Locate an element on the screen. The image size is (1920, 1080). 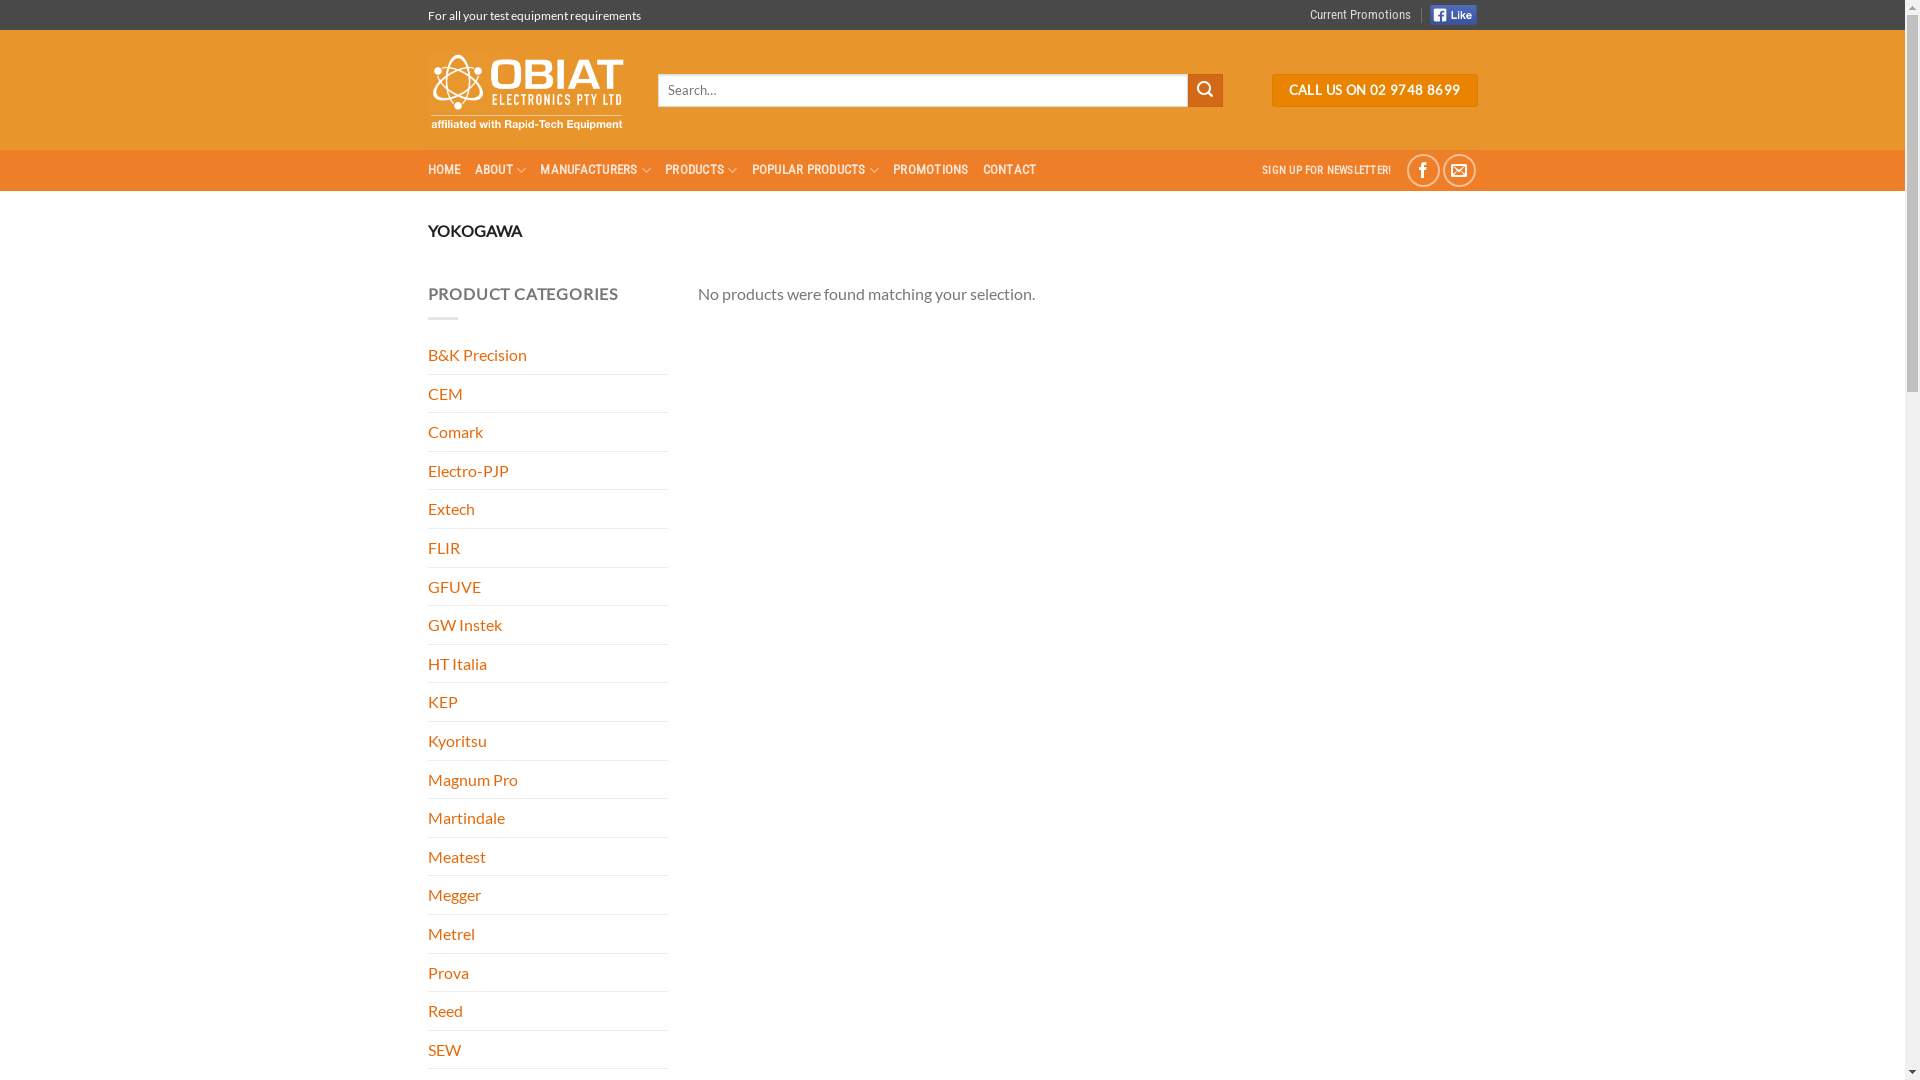
'GFUVE' is located at coordinates (547, 585).